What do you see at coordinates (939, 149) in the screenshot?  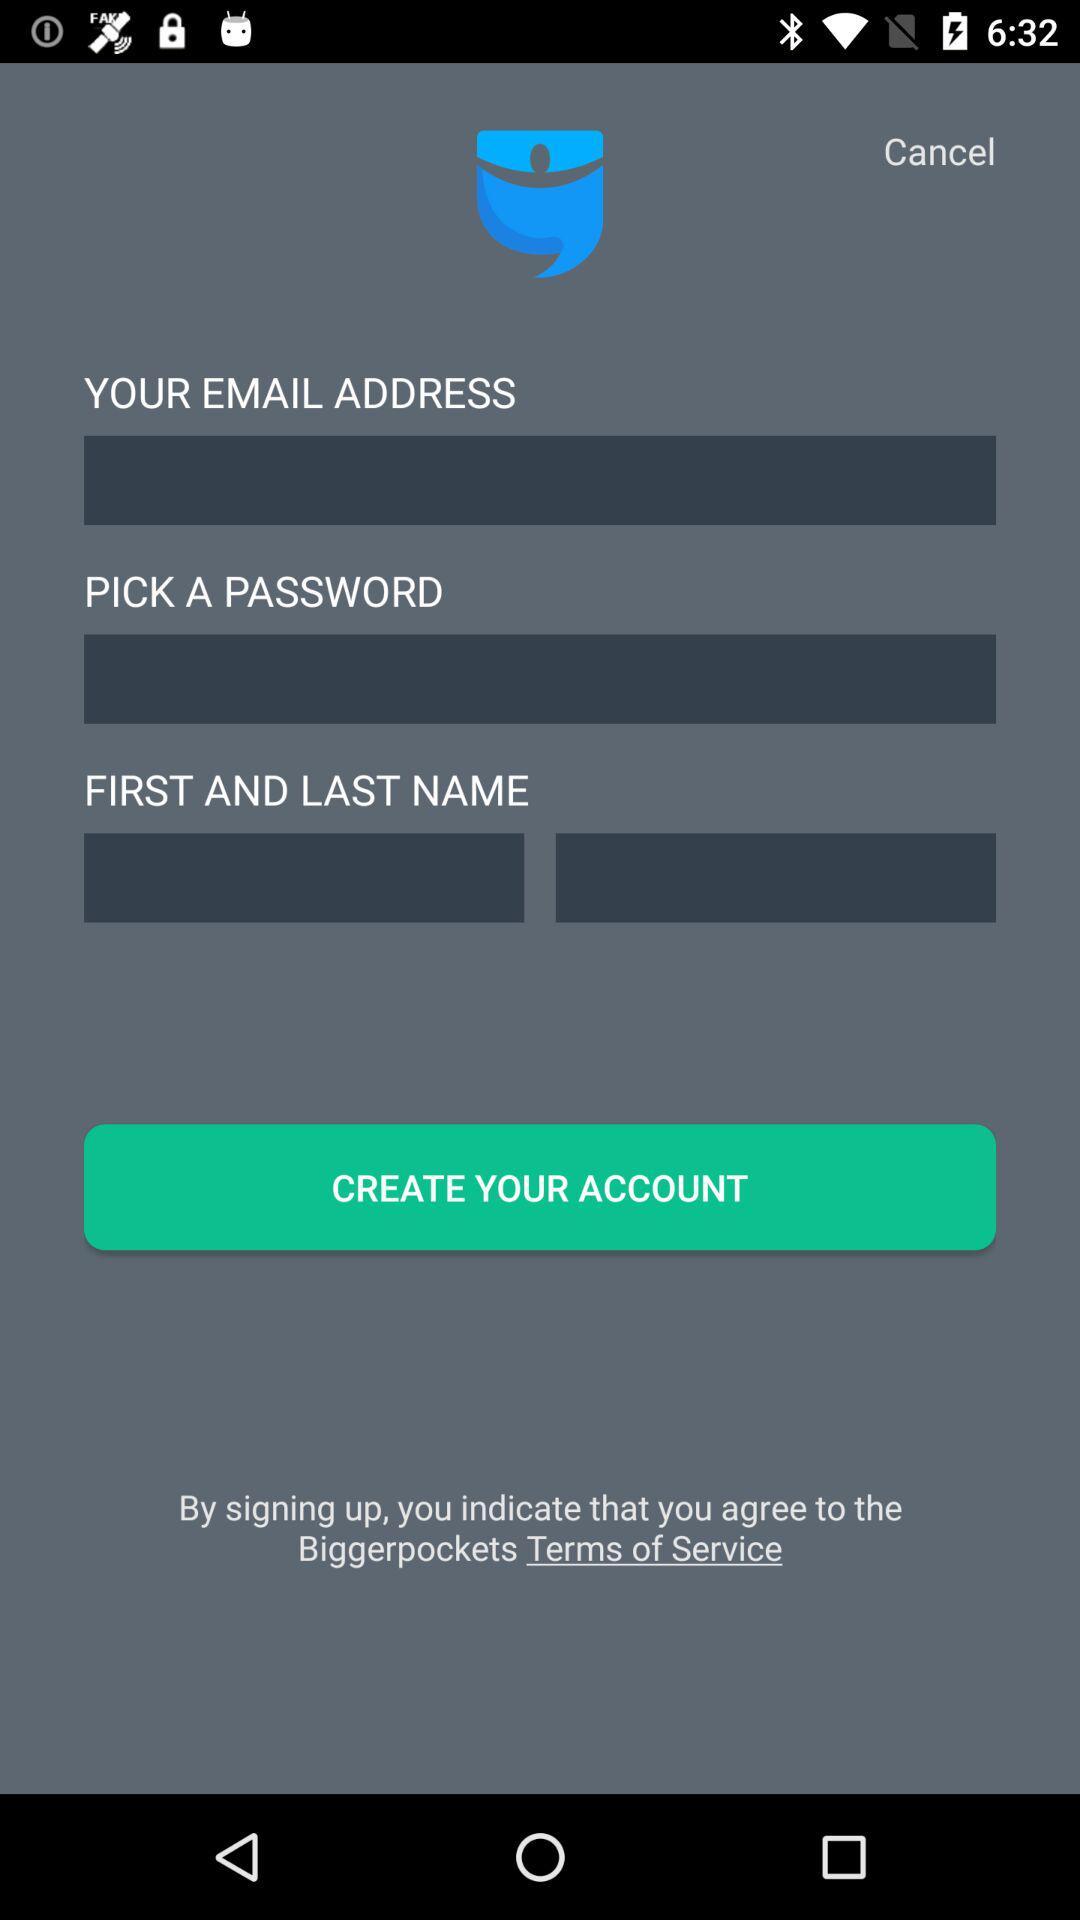 I see `cancel app` at bounding box center [939, 149].